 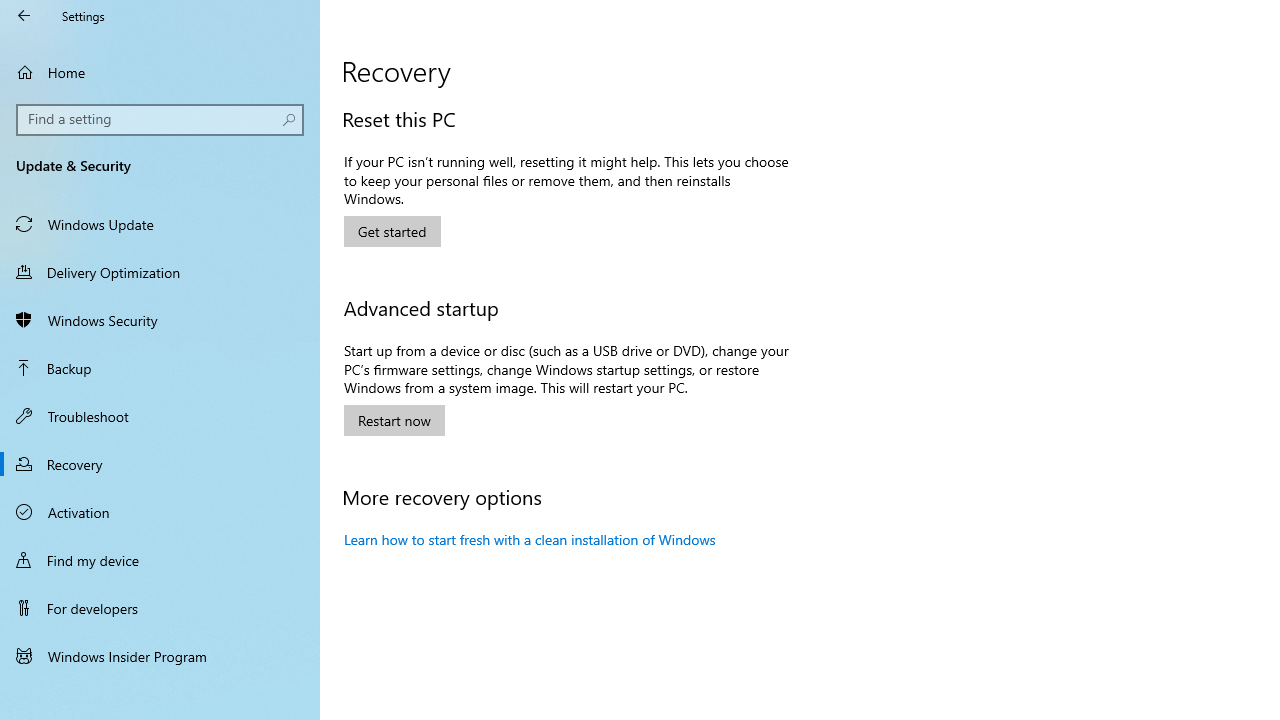 I want to click on 'Get started with resetting this PC', so click(x=392, y=230).